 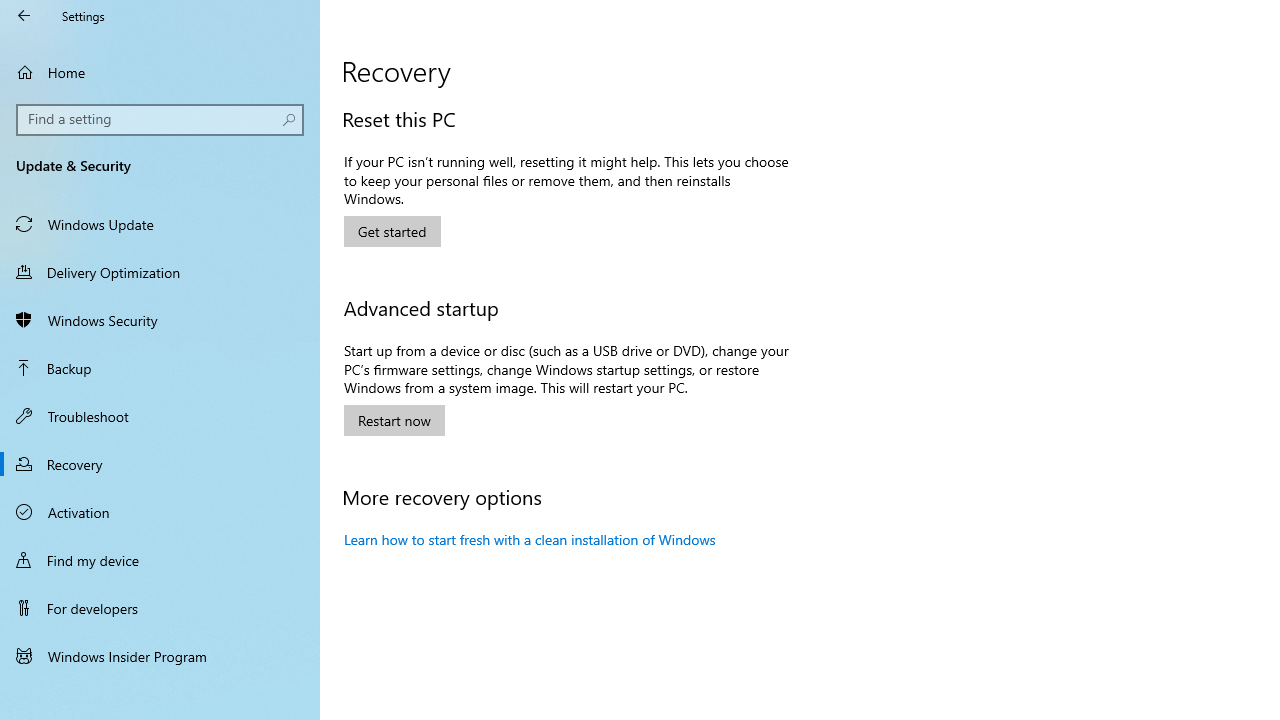 I want to click on 'Get started with resetting this PC', so click(x=392, y=230).